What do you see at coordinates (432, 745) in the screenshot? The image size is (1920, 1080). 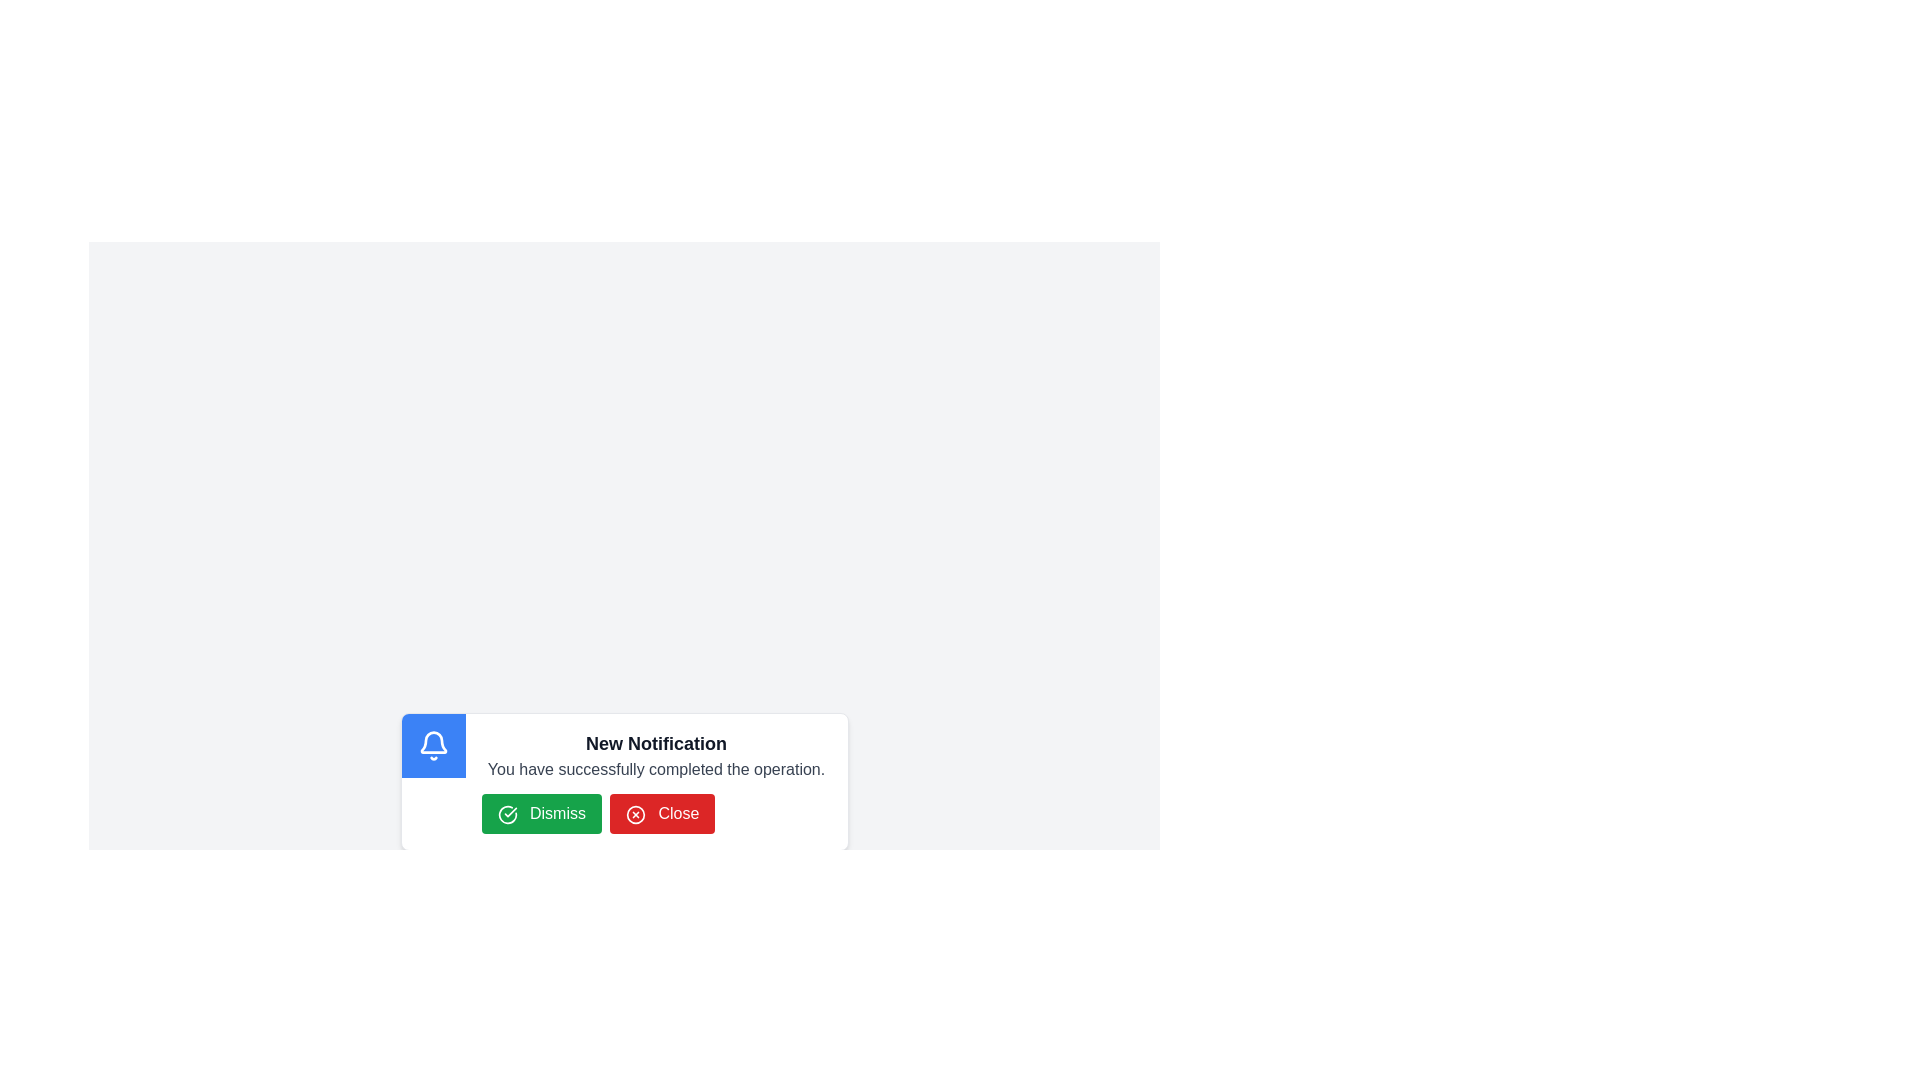 I see `the notification icon located at the top-left of the notification card, which serves as a visual indicator for notifications` at bounding box center [432, 745].